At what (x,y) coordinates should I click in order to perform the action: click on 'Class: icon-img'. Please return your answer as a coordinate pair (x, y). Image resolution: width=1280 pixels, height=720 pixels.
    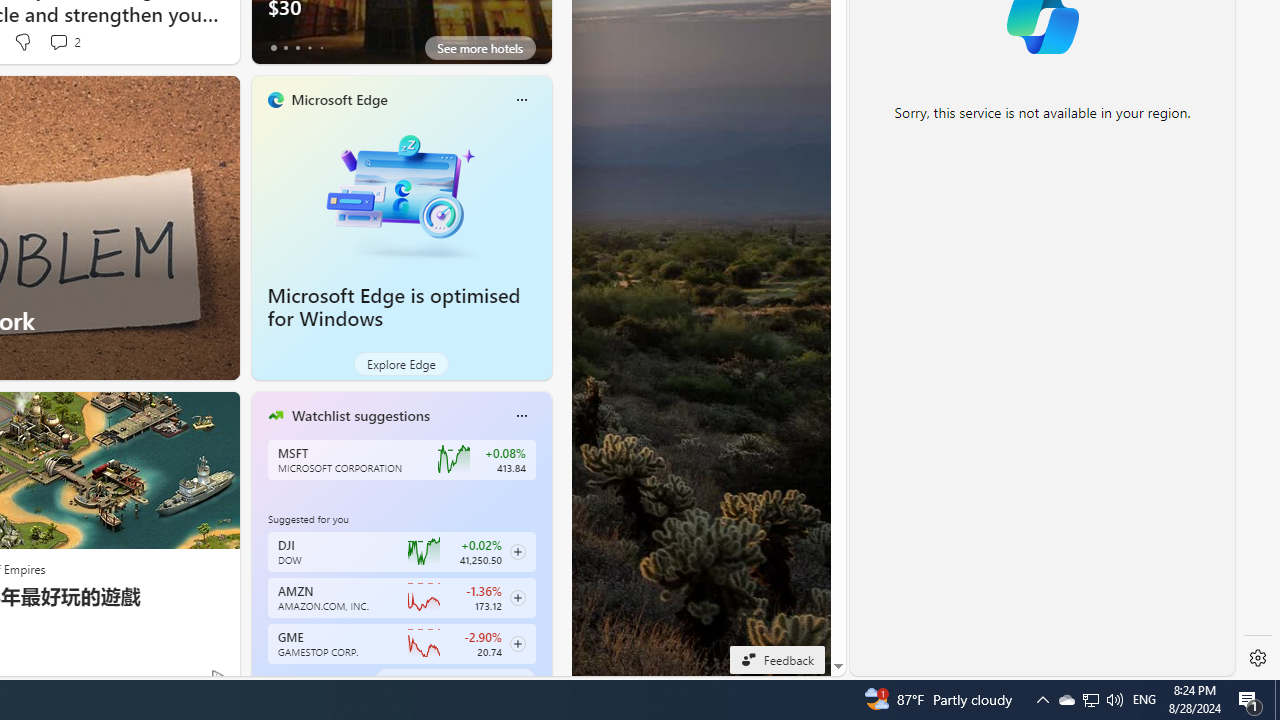
    Looking at the image, I should click on (521, 415).